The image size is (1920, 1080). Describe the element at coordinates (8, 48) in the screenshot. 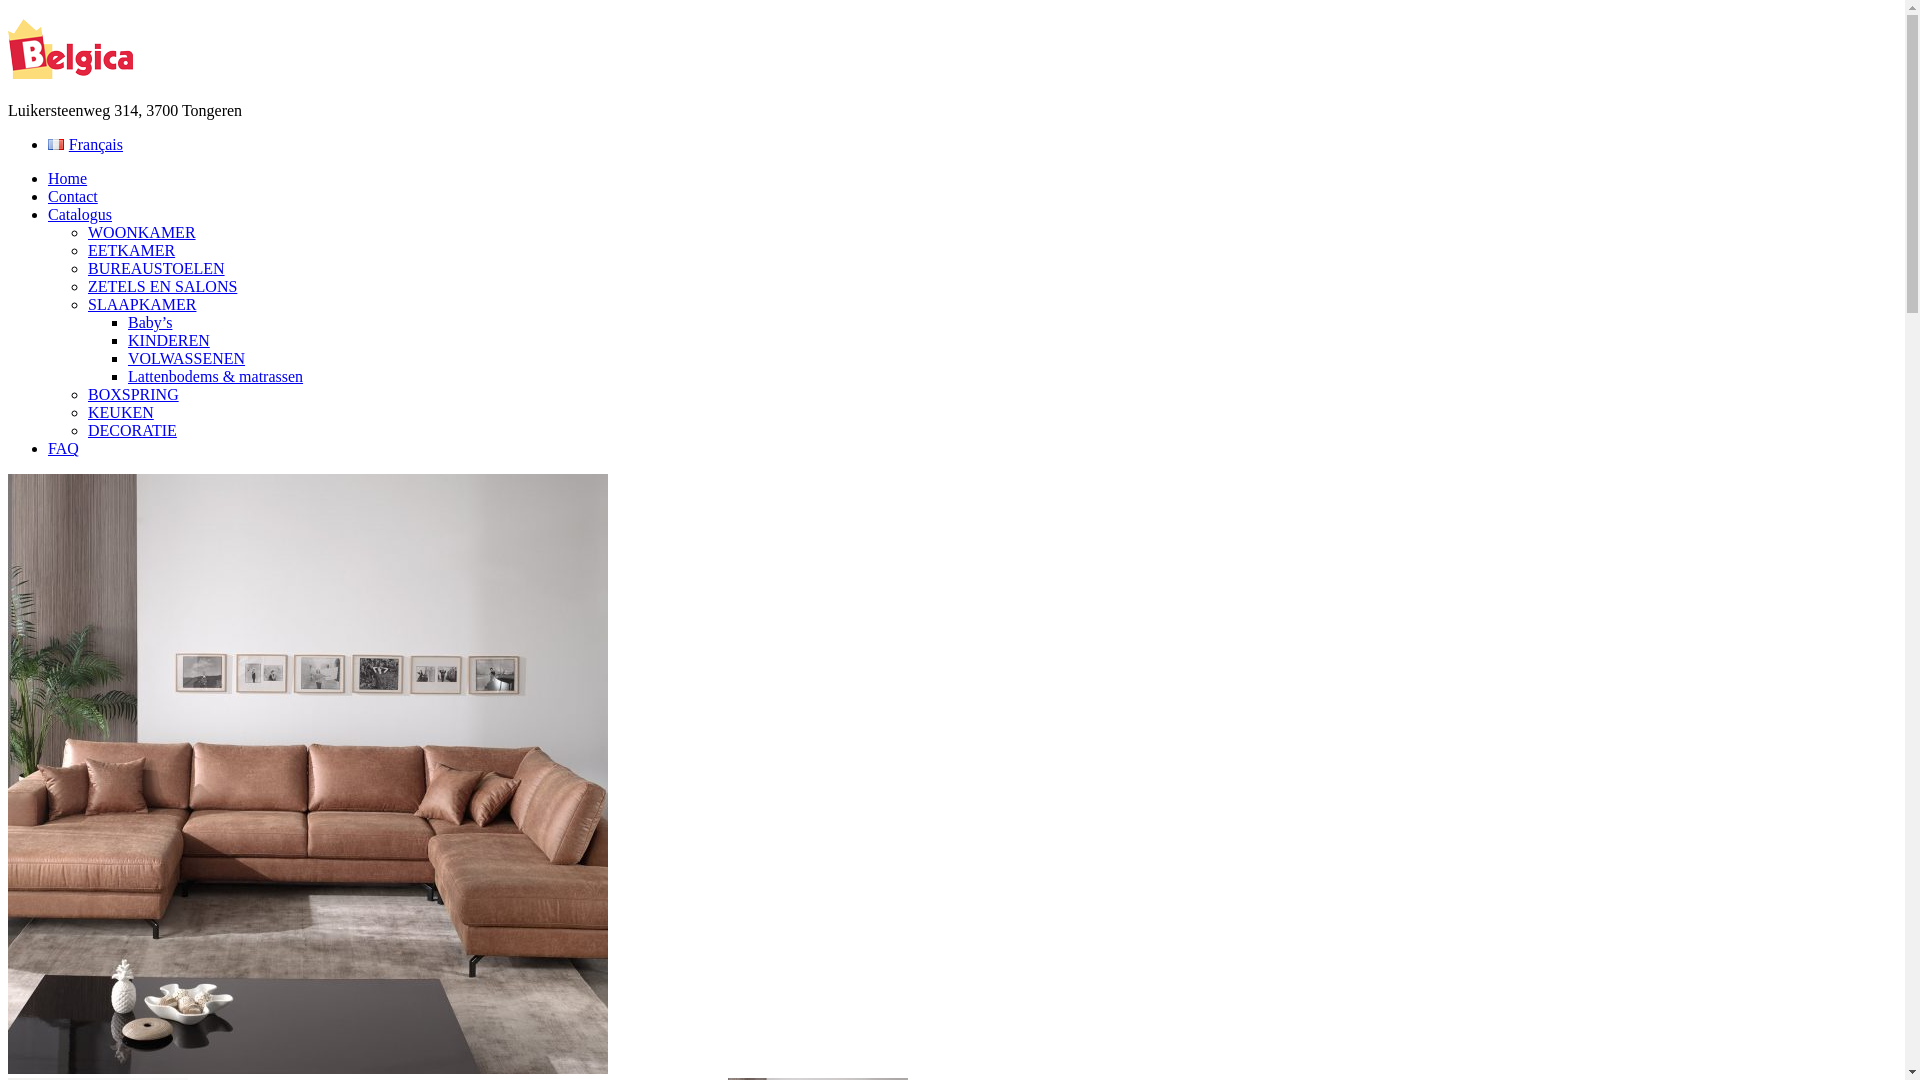

I see `'Meer dan ooit de goedkoopste'` at that location.